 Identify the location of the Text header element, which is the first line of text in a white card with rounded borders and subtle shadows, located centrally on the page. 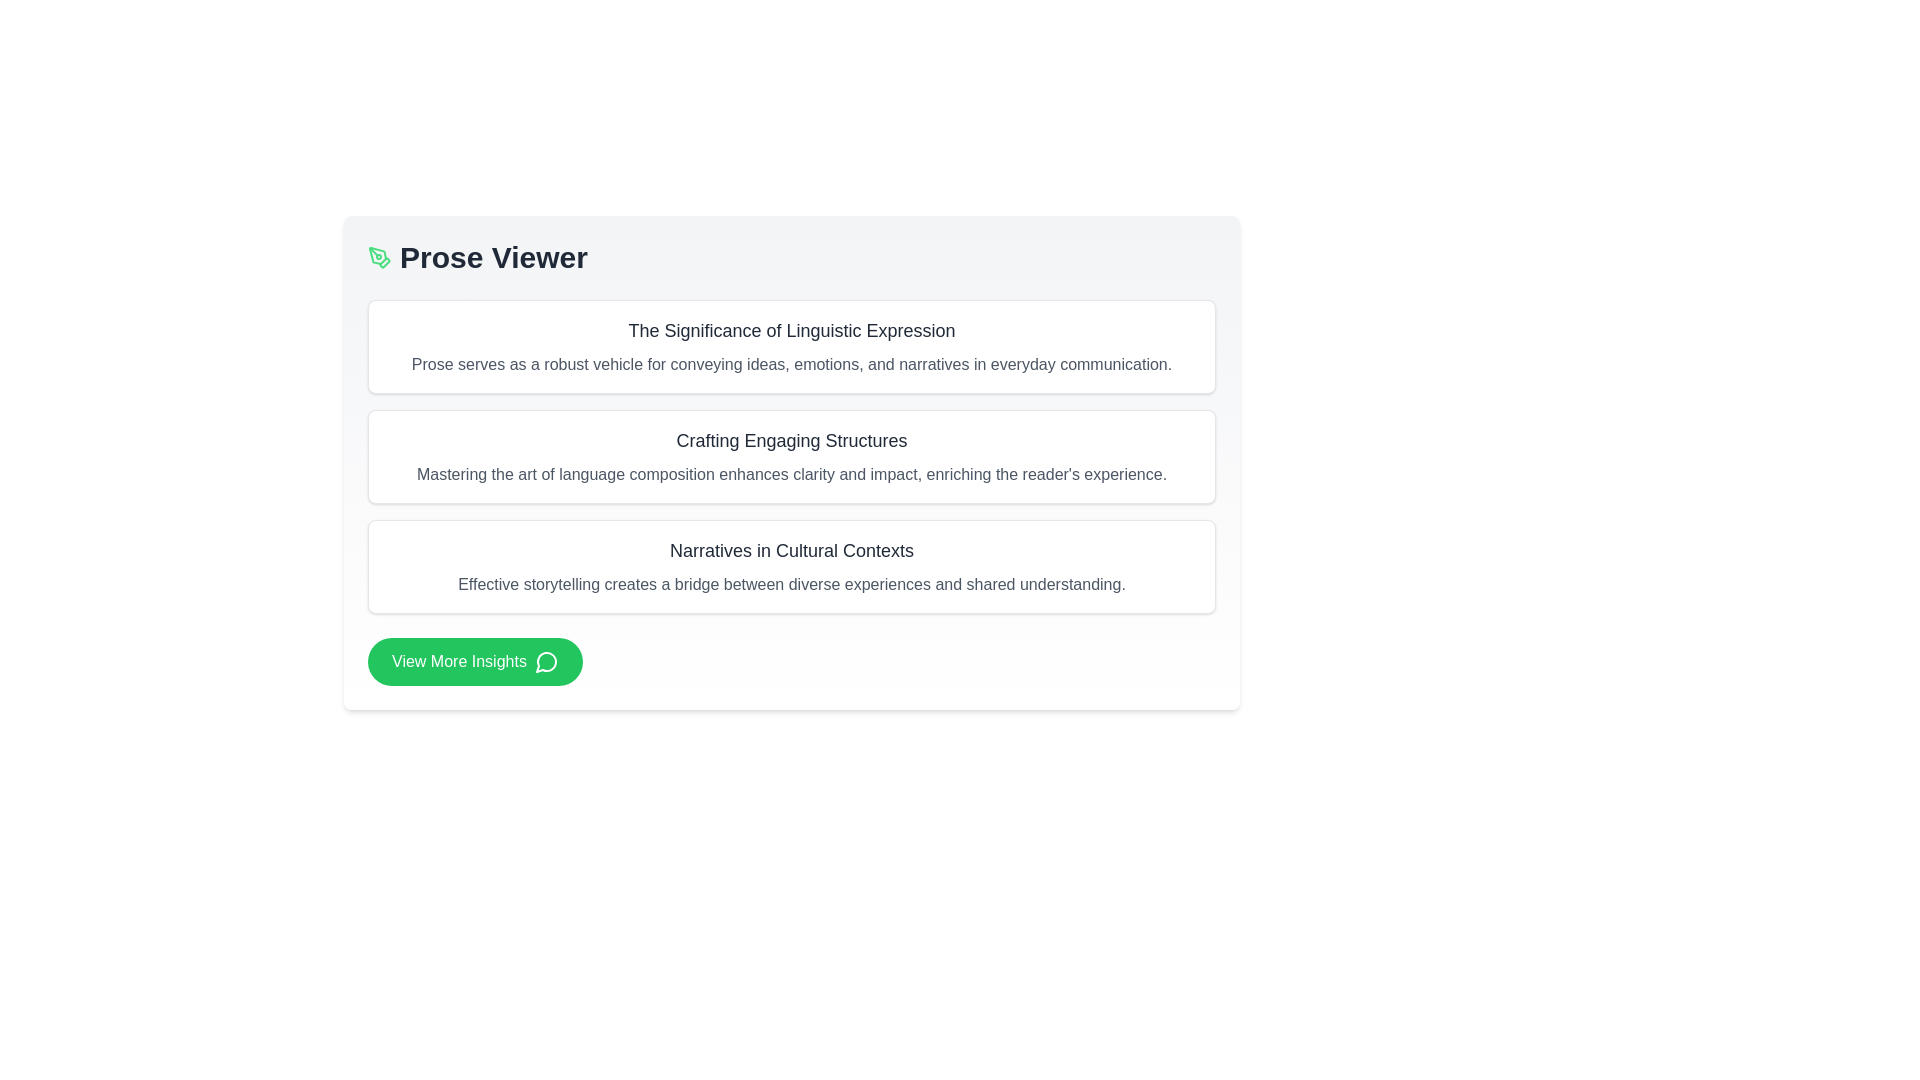
(791, 439).